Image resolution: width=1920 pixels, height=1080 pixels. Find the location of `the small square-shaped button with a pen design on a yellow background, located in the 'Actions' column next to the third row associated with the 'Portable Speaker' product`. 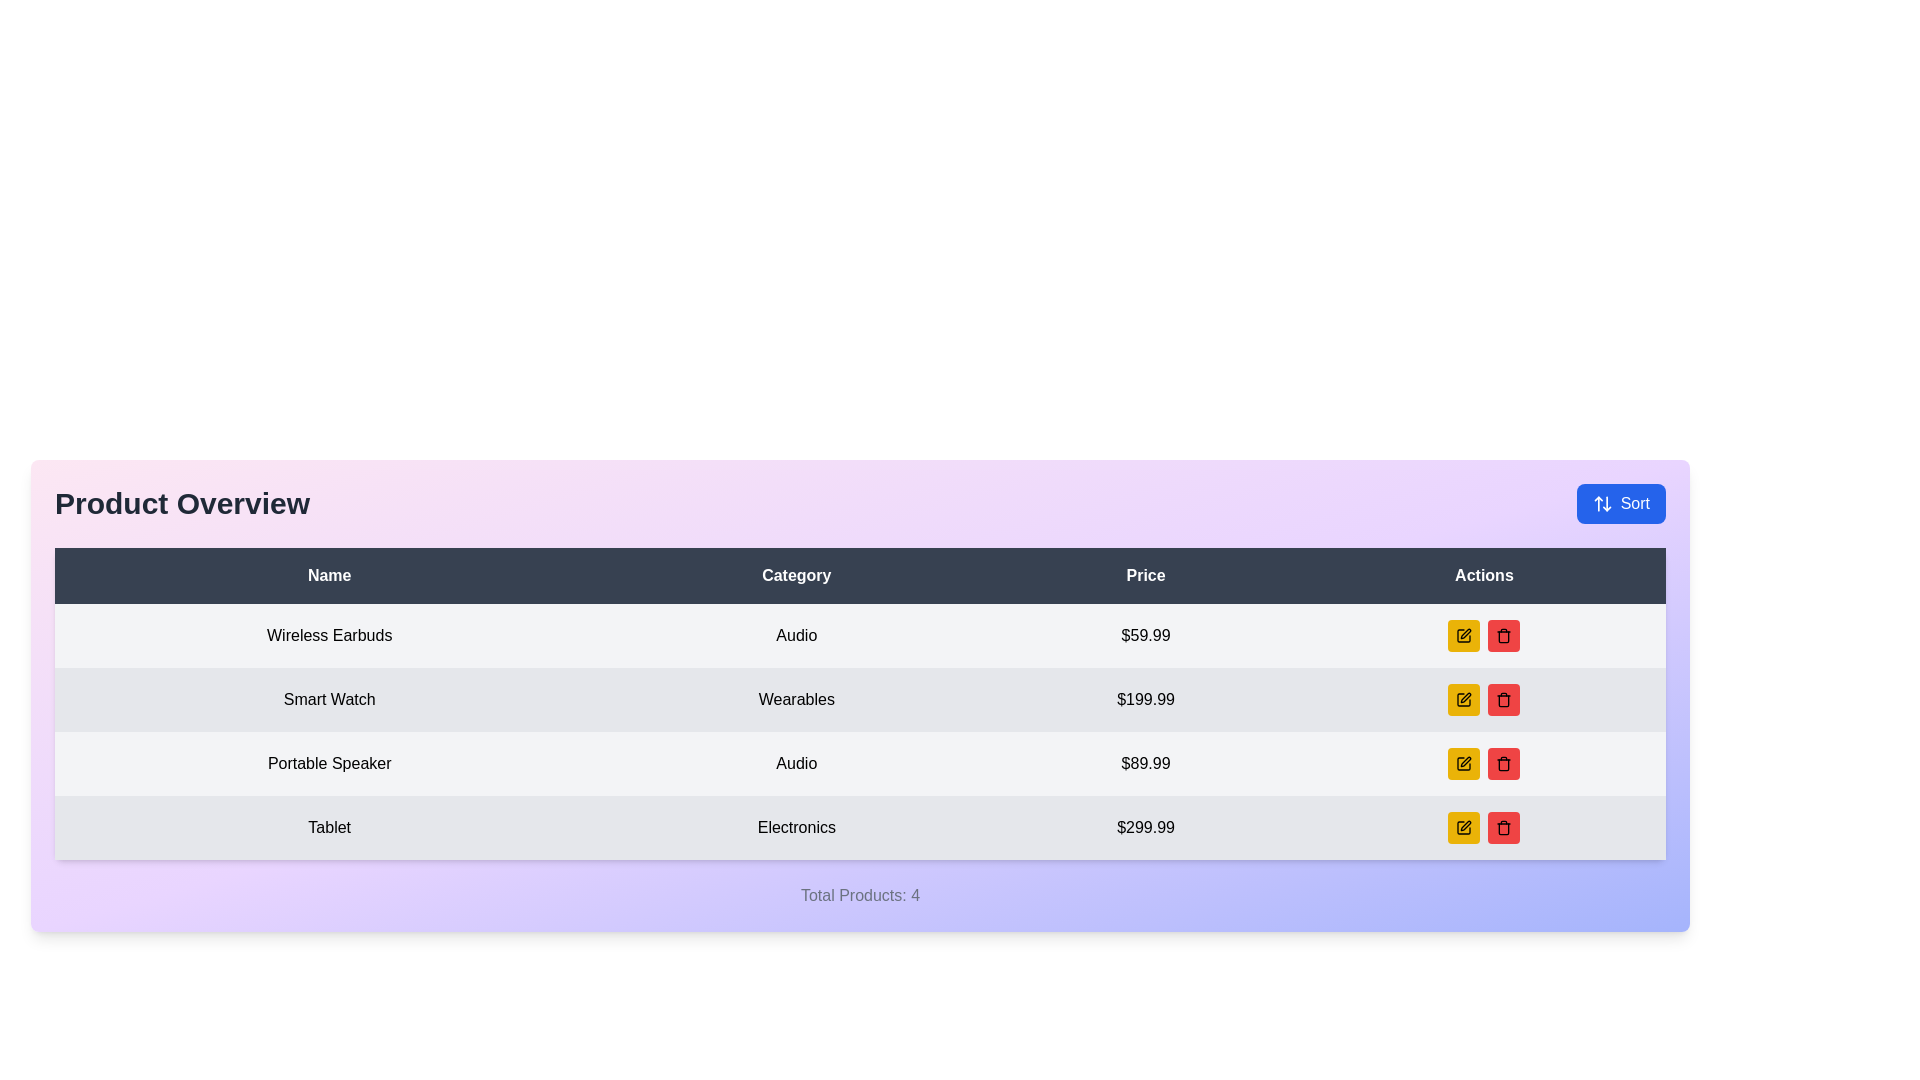

the small square-shaped button with a pen design on a yellow background, located in the 'Actions' column next to the third row associated with the 'Portable Speaker' product is located at coordinates (1464, 698).